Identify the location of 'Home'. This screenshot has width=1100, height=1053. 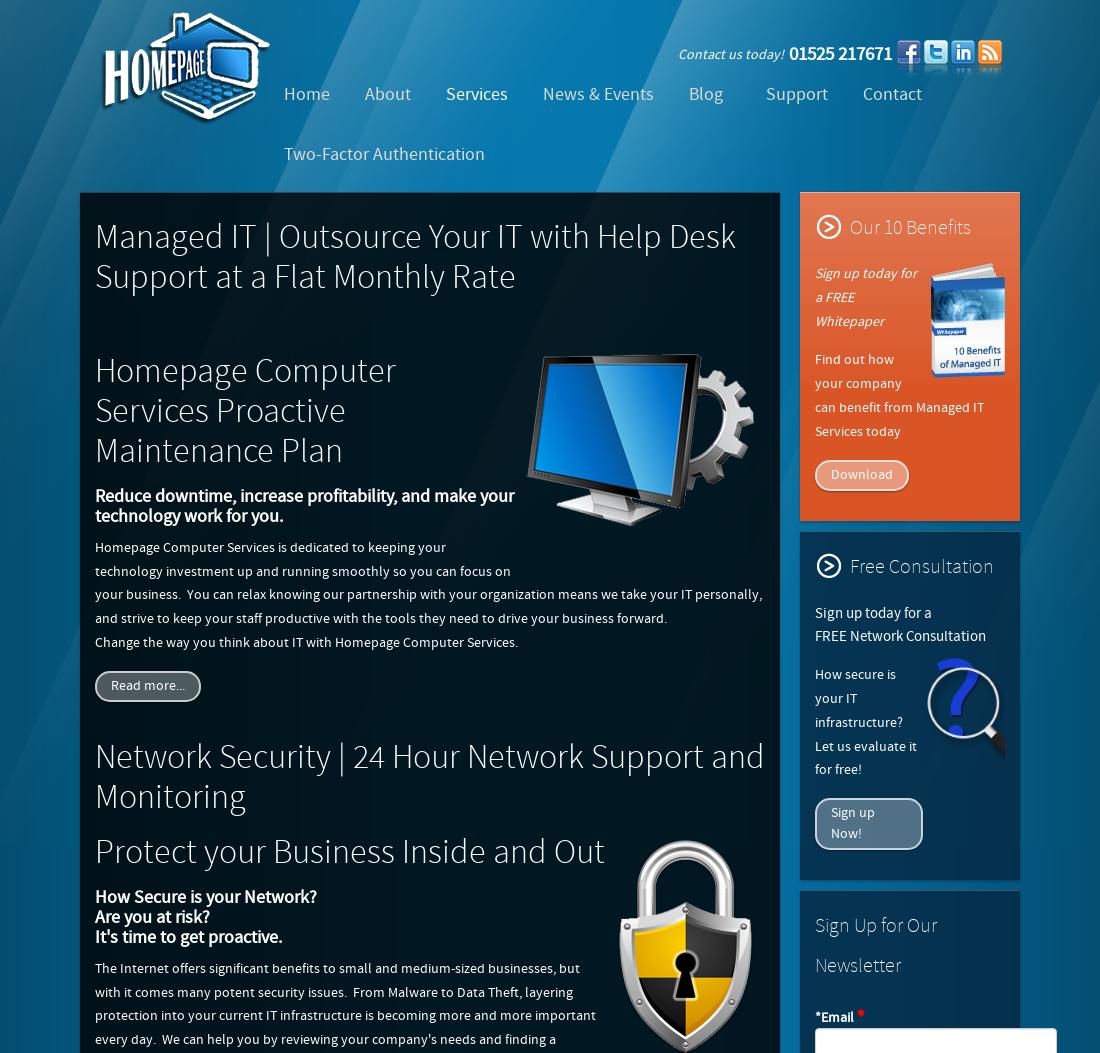
(306, 93).